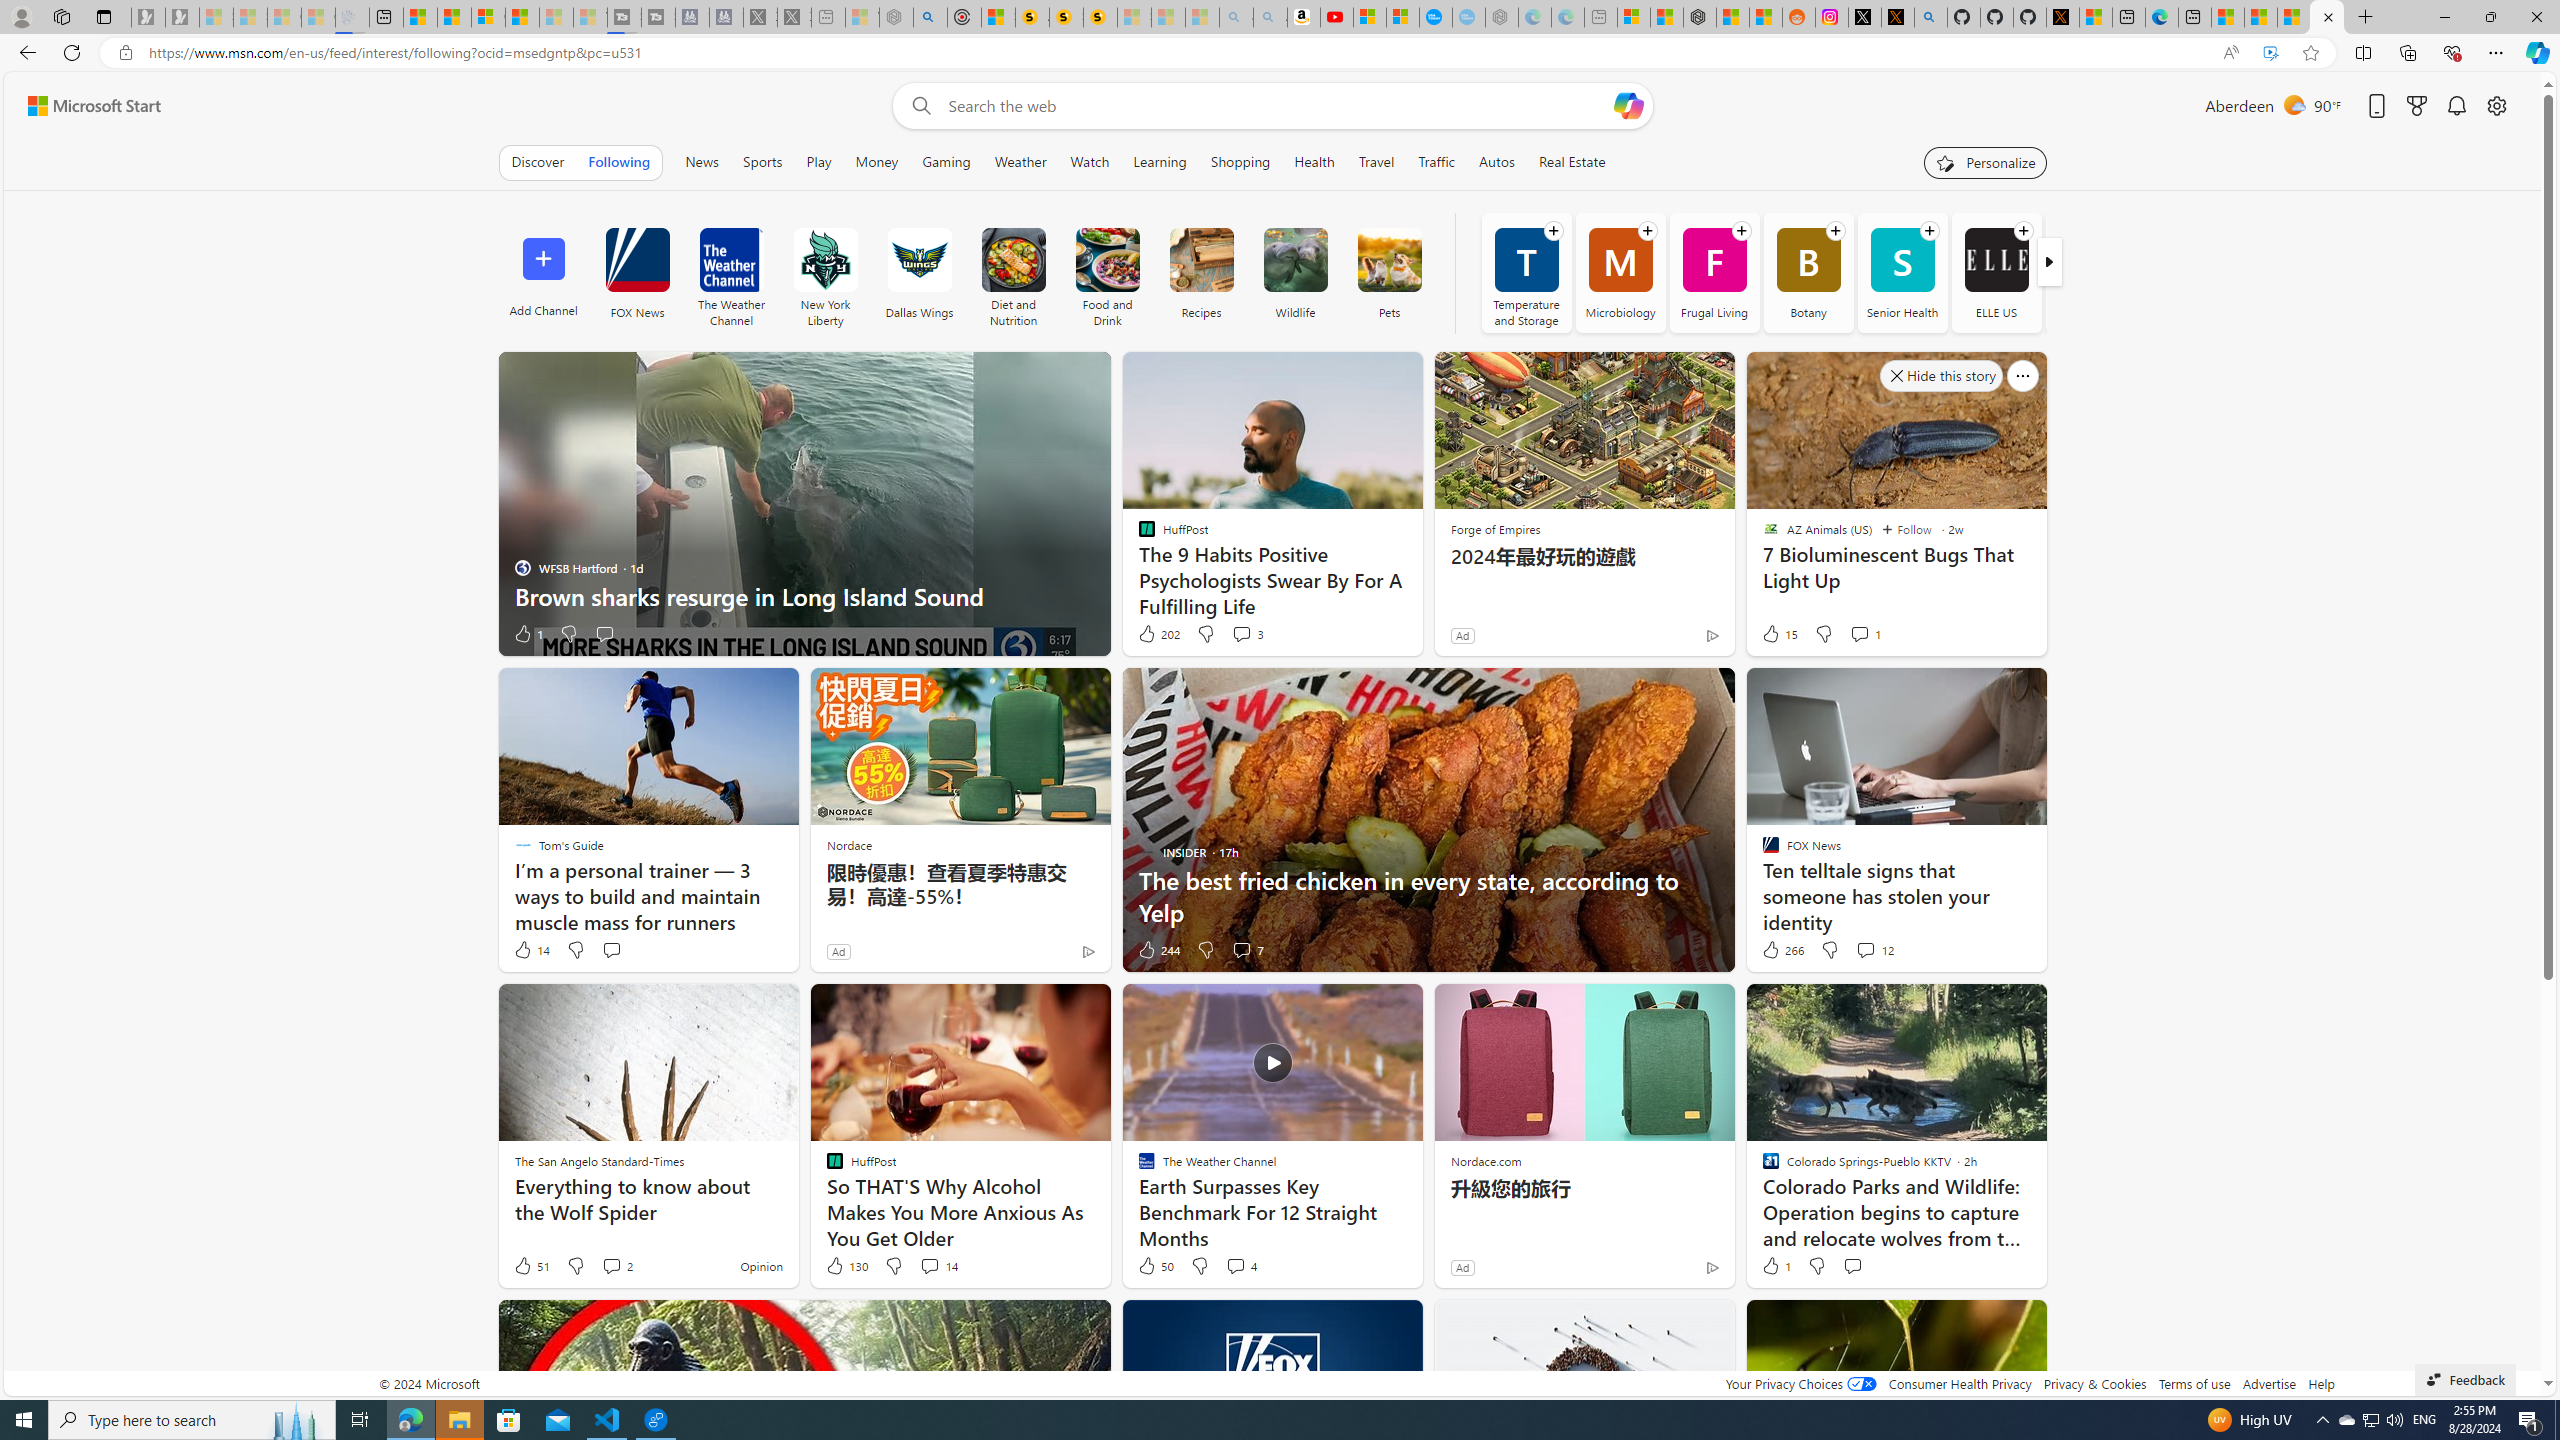 This screenshot has height=1440, width=2560. Describe the element at coordinates (945, 161) in the screenshot. I see `'Gaming'` at that location.